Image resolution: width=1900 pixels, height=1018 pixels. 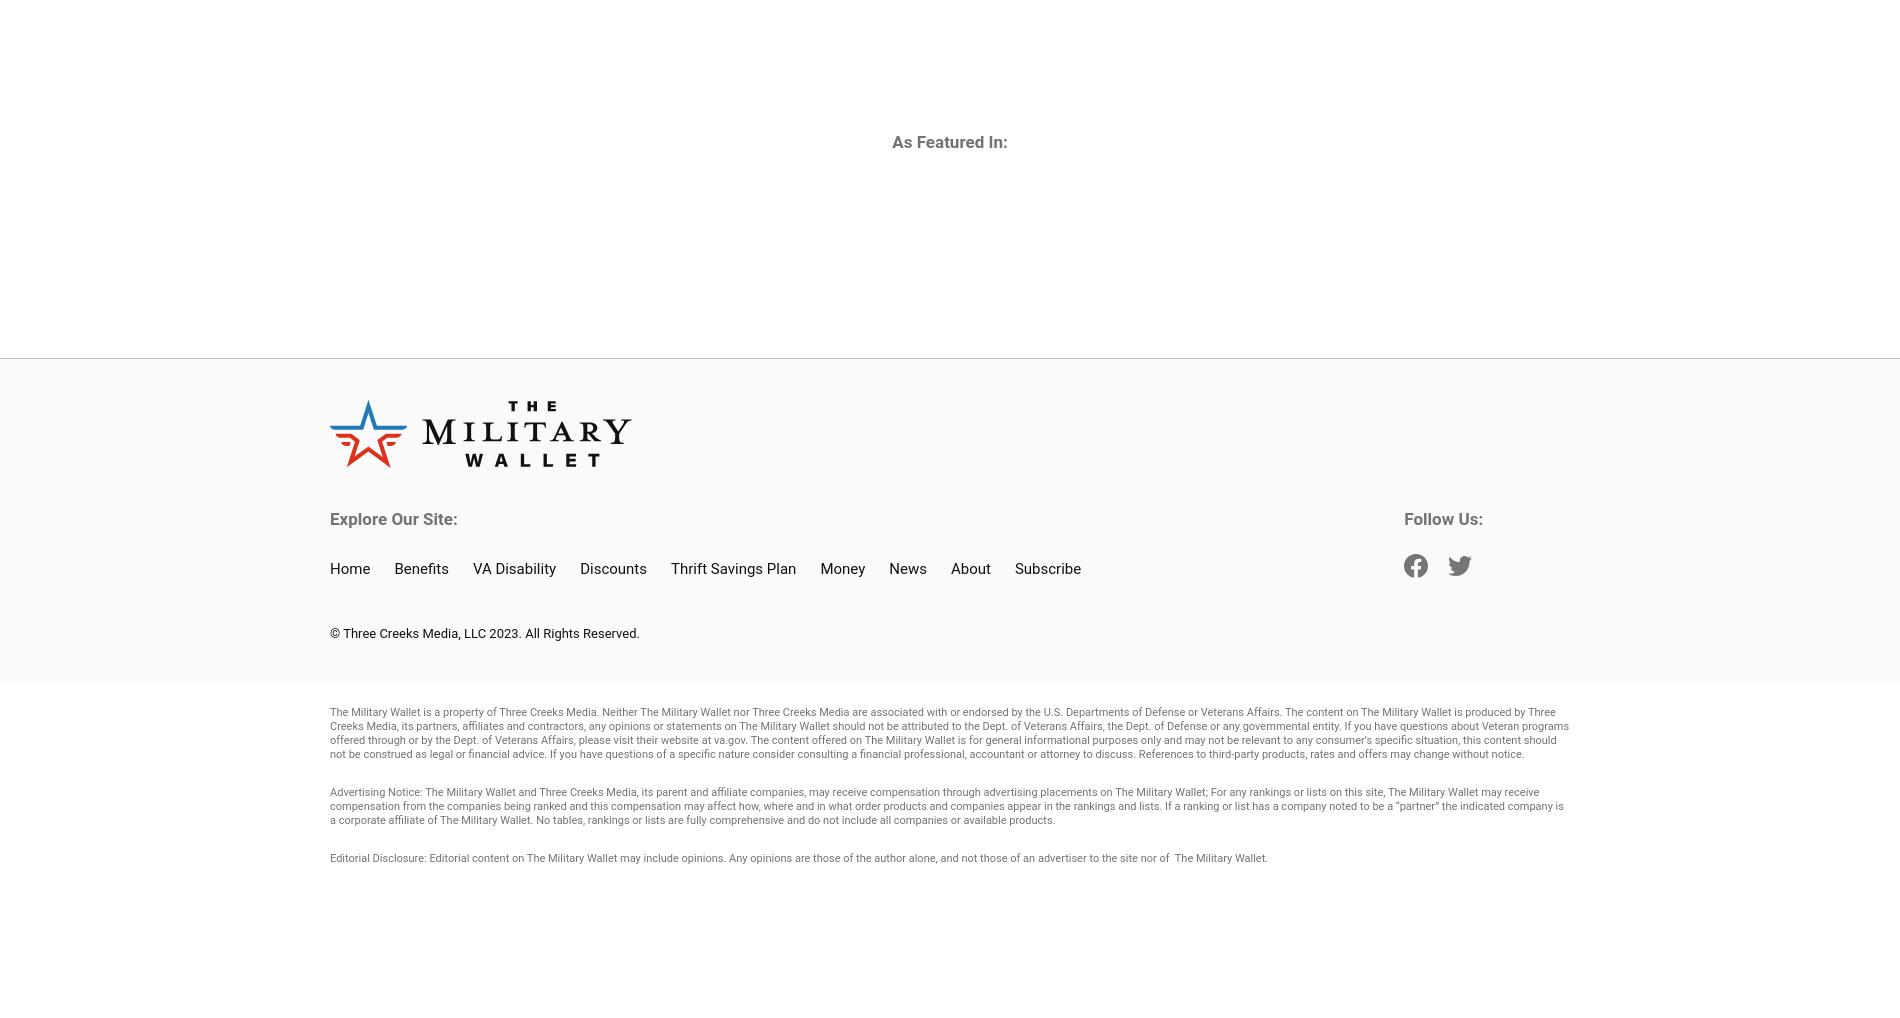 What do you see at coordinates (329, 517) in the screenshot?
I see `'Explore Our Site:'` at bounding box center [329, 517].